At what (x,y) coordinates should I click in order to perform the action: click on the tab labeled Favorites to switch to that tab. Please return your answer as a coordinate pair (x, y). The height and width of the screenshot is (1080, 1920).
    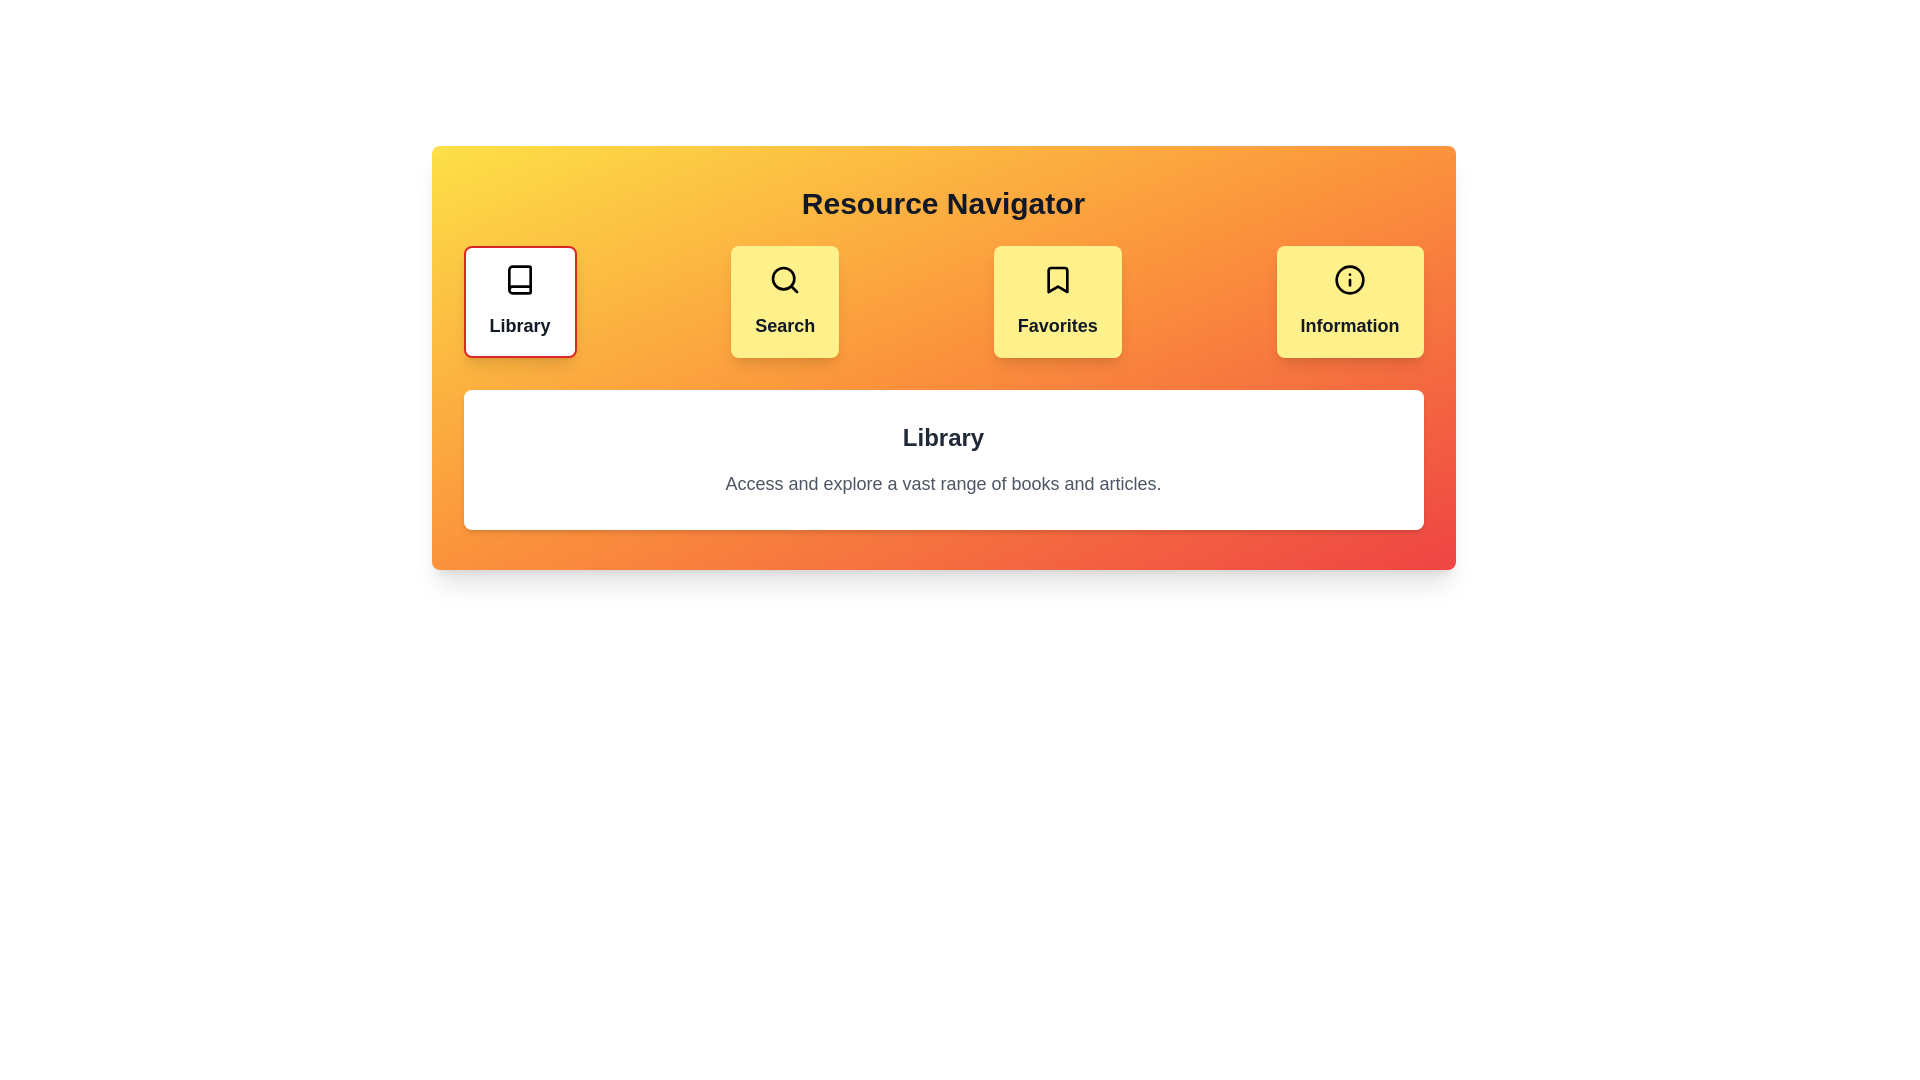
    Looking at the image, I should click on (1056, 301).